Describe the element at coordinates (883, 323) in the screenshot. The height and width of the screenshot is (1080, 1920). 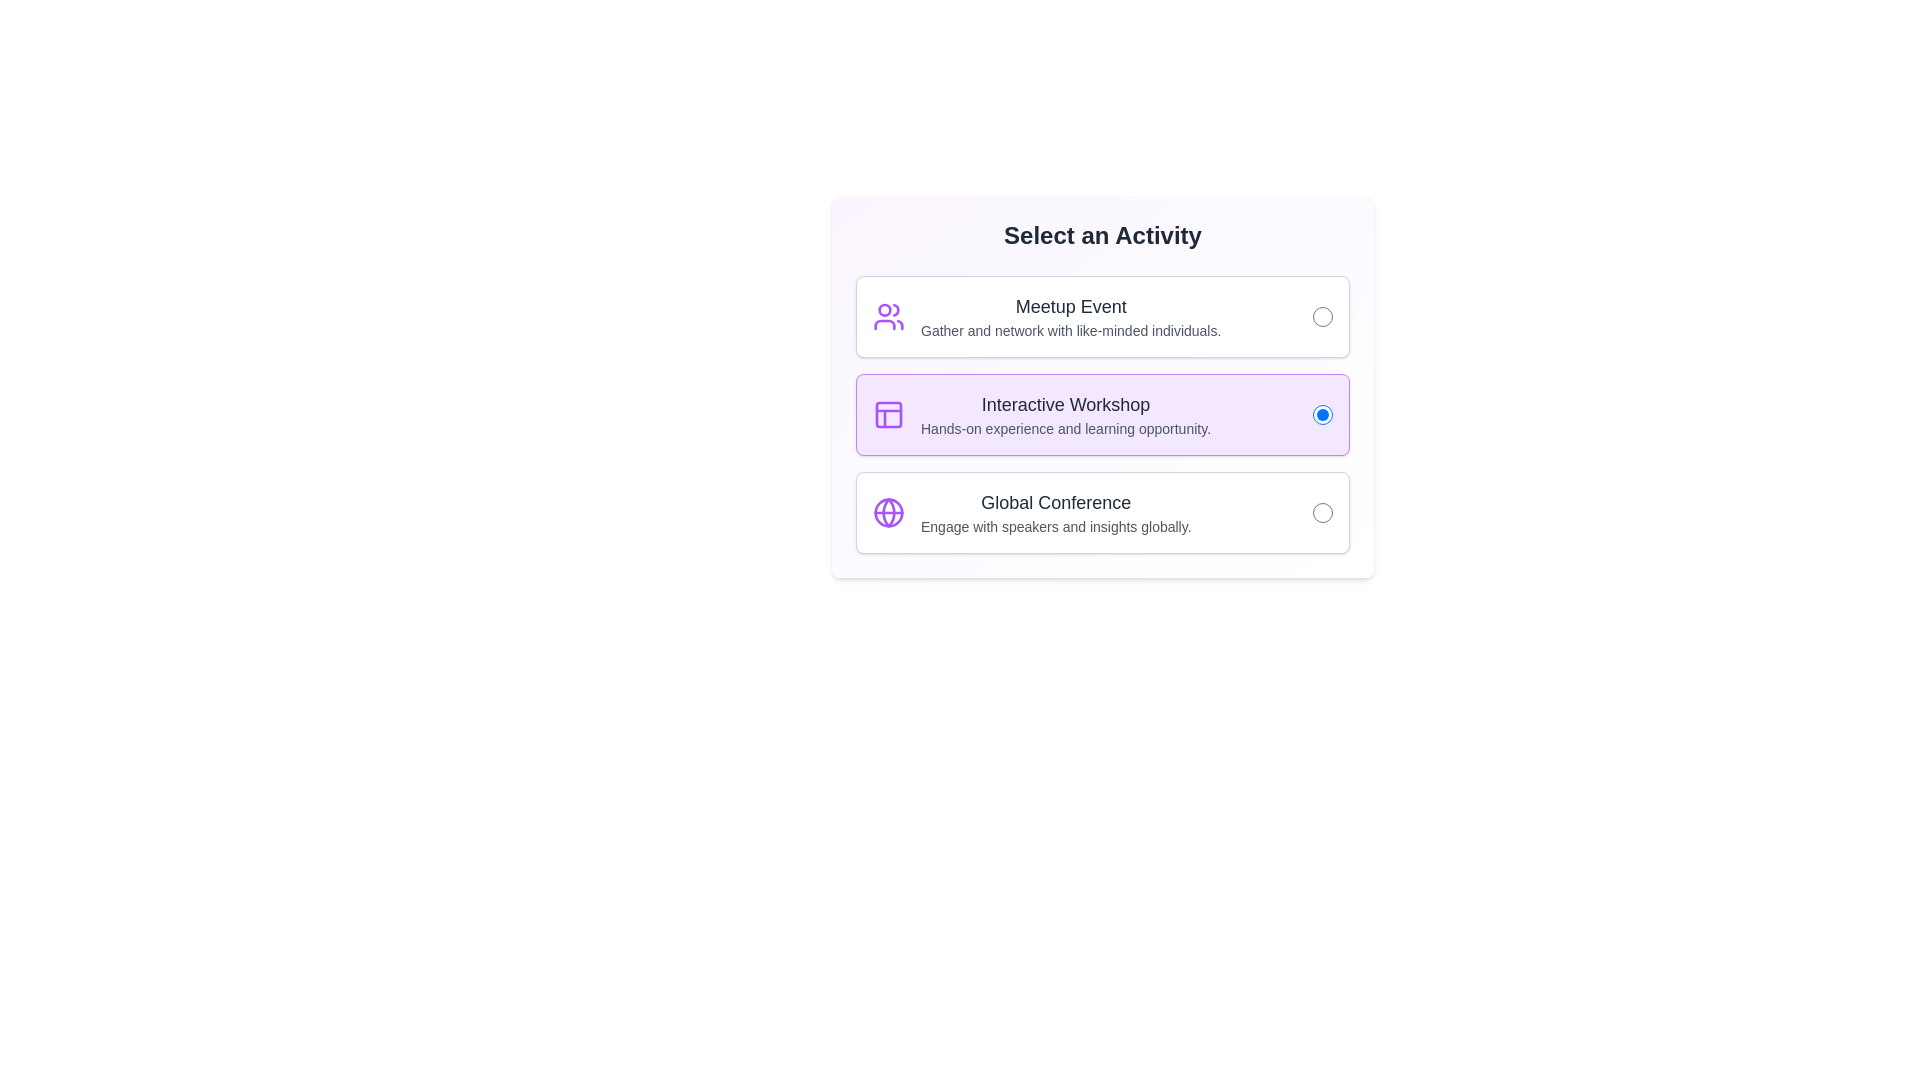
I see `the purple curved line representing part of the people icon located near the bottom of the SVG icon, which is to the left of the 'Meetup Event' text in the first selectable card` at that location.